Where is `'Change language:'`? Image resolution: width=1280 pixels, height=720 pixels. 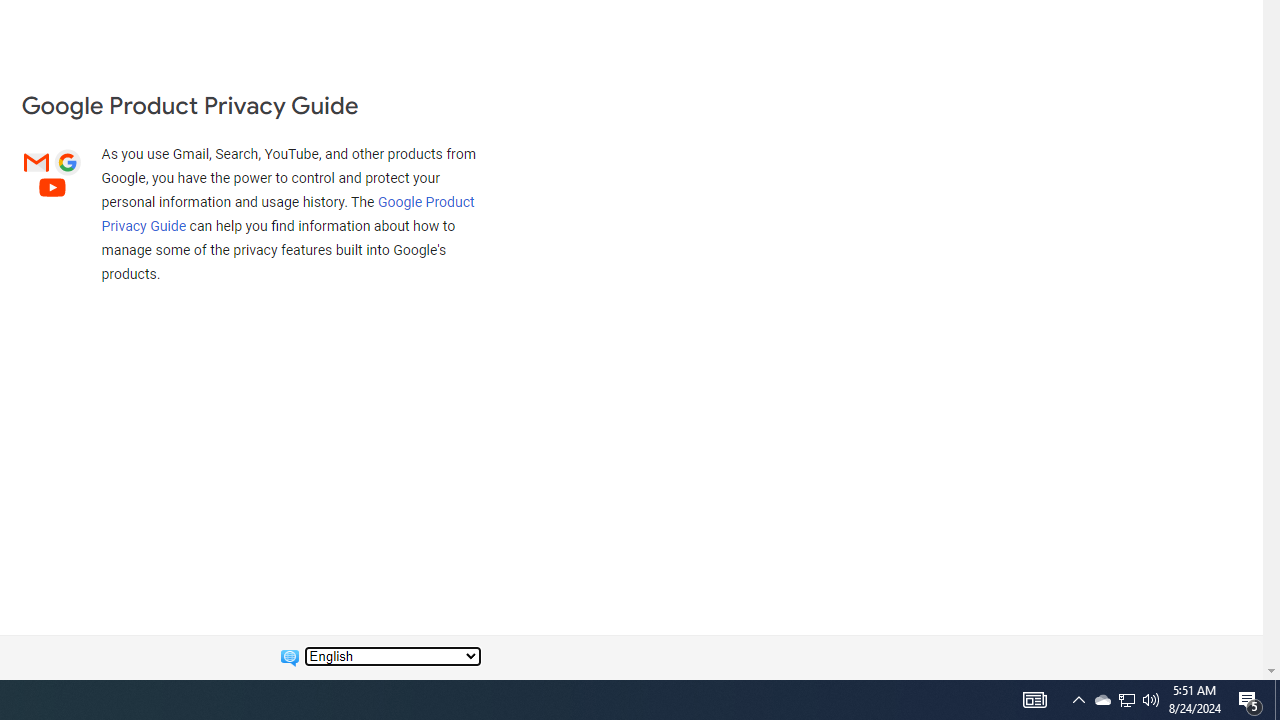 'Change language:' is located at coordinates (392, 656).